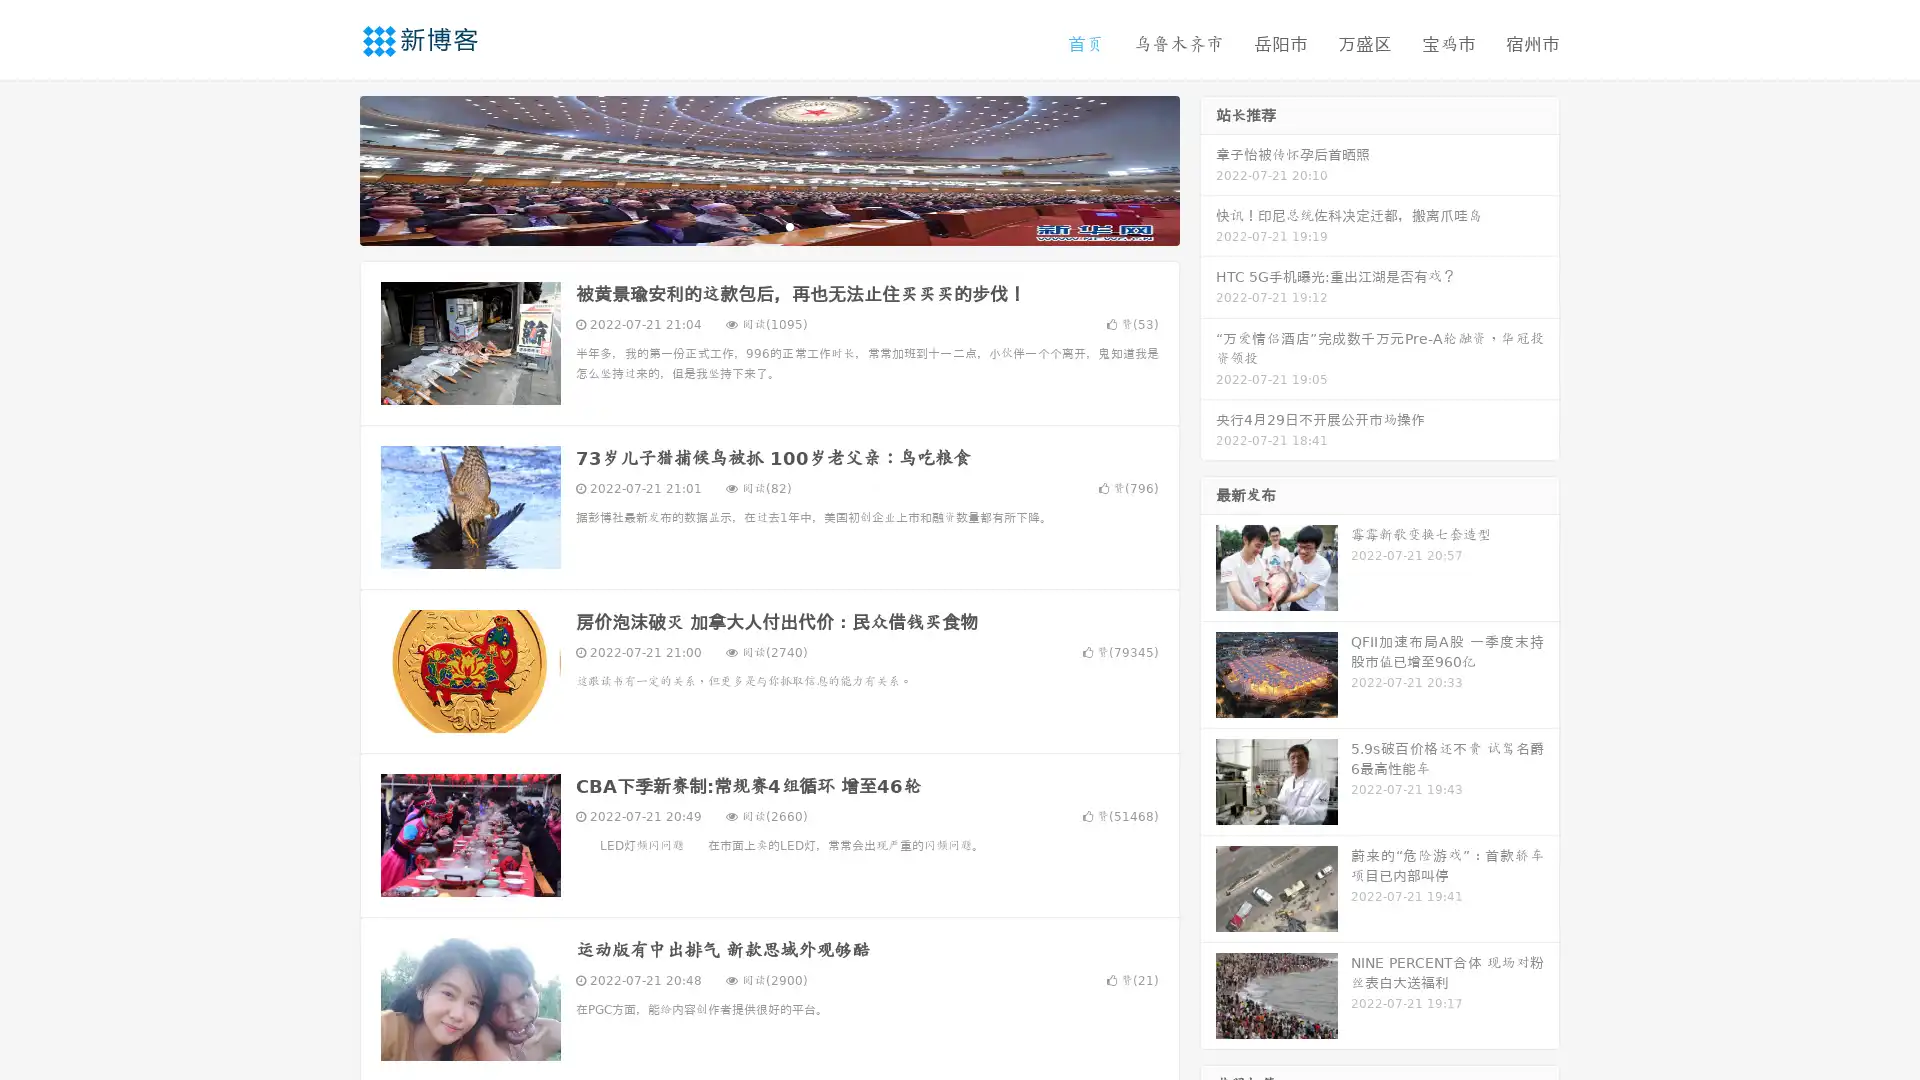 The height and width of the screenshot is (1080, 1920). I want to click on Go to slide 2, so click(768, 225).